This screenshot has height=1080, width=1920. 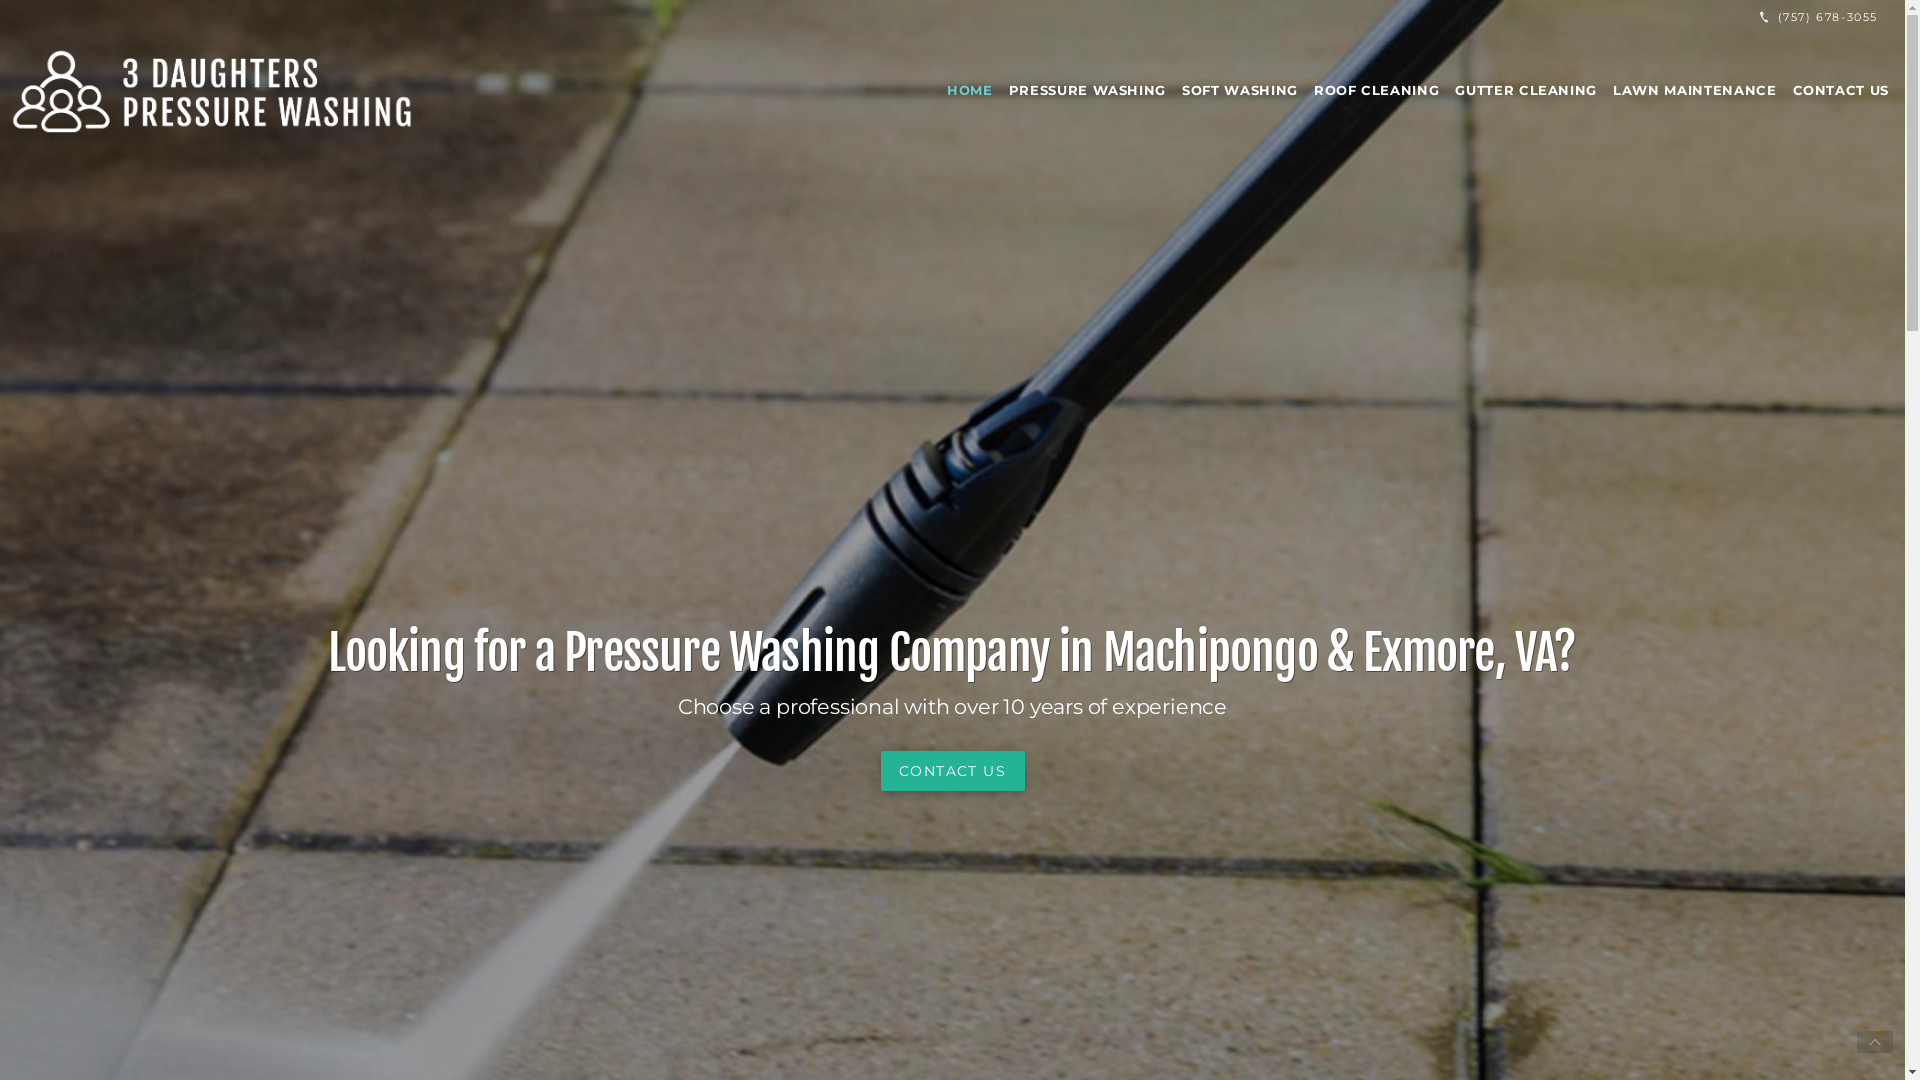 What do you see at coordinates (1604, 88) in the screenshot?
I see `'LAWN MAINTENANCE'` at bounding box center [1604, 88].